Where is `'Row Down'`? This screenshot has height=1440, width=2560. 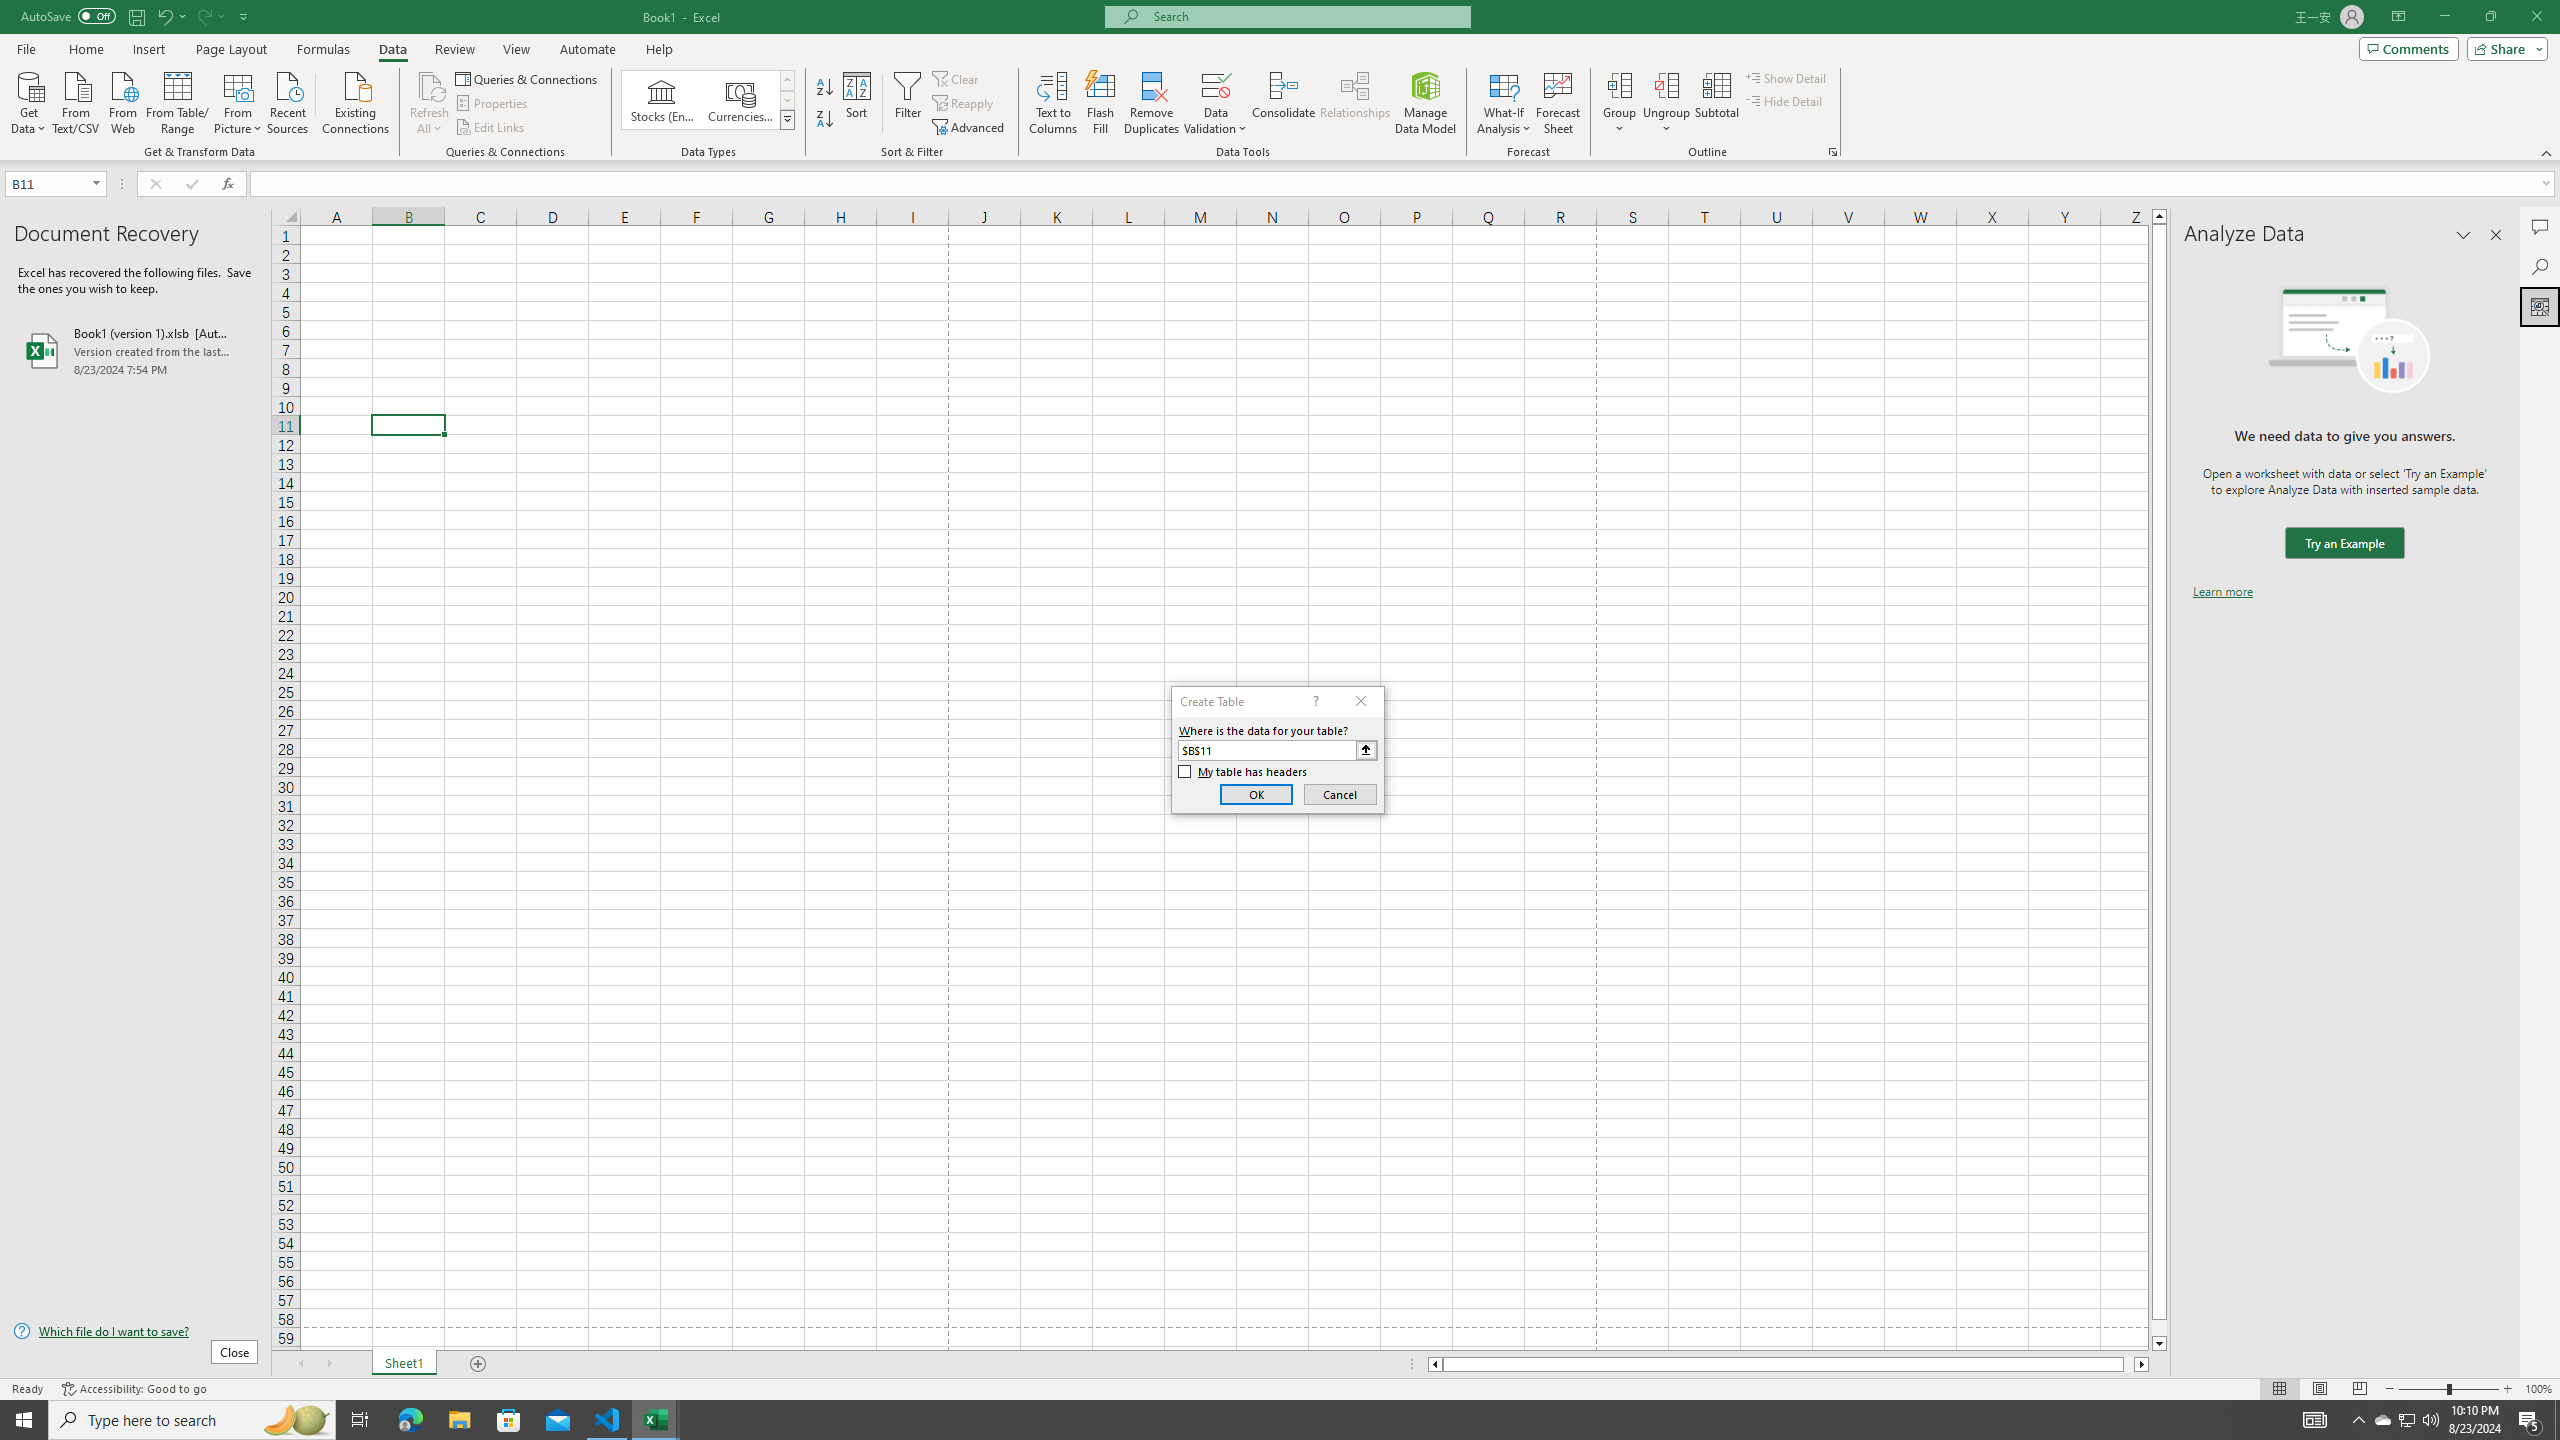
'Row Down' is located at coordinates (787, 99).